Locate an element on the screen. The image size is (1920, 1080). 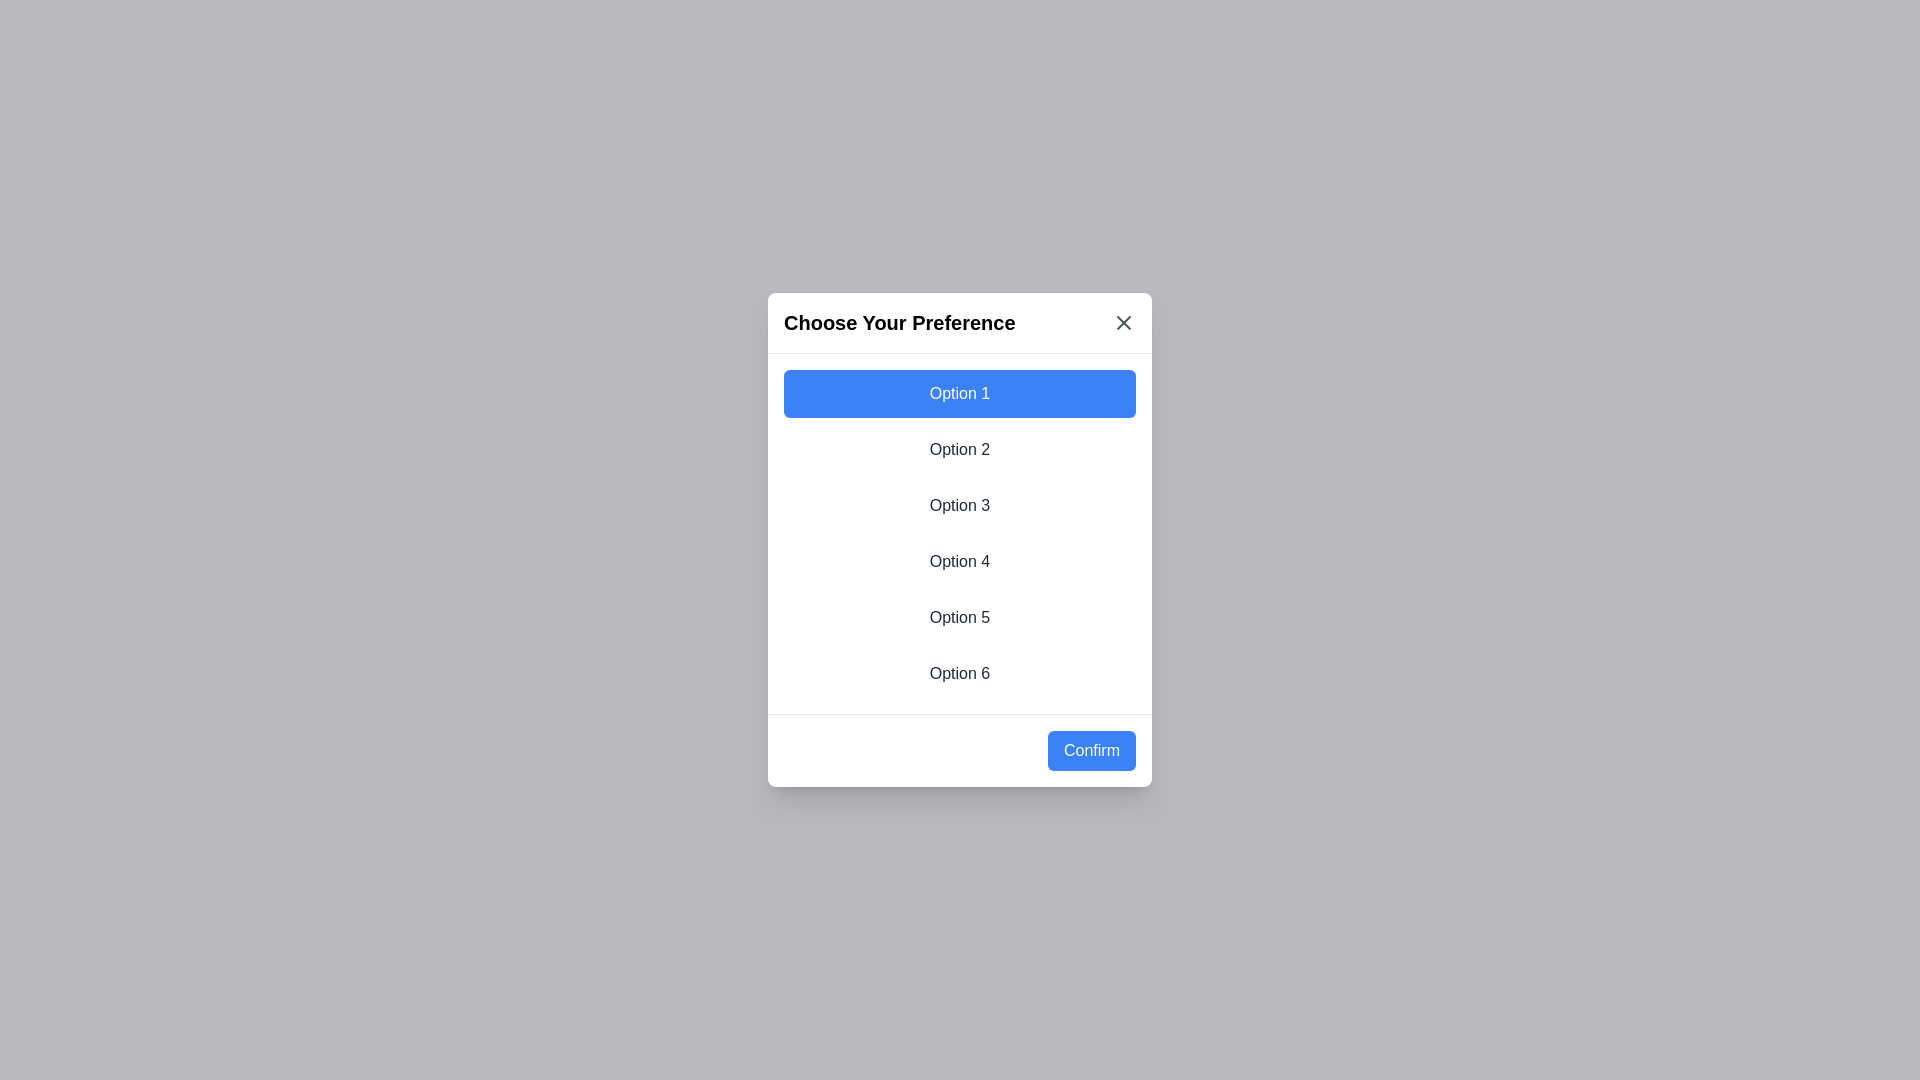
the option 3 from the list is located at coordinates (960, 504).